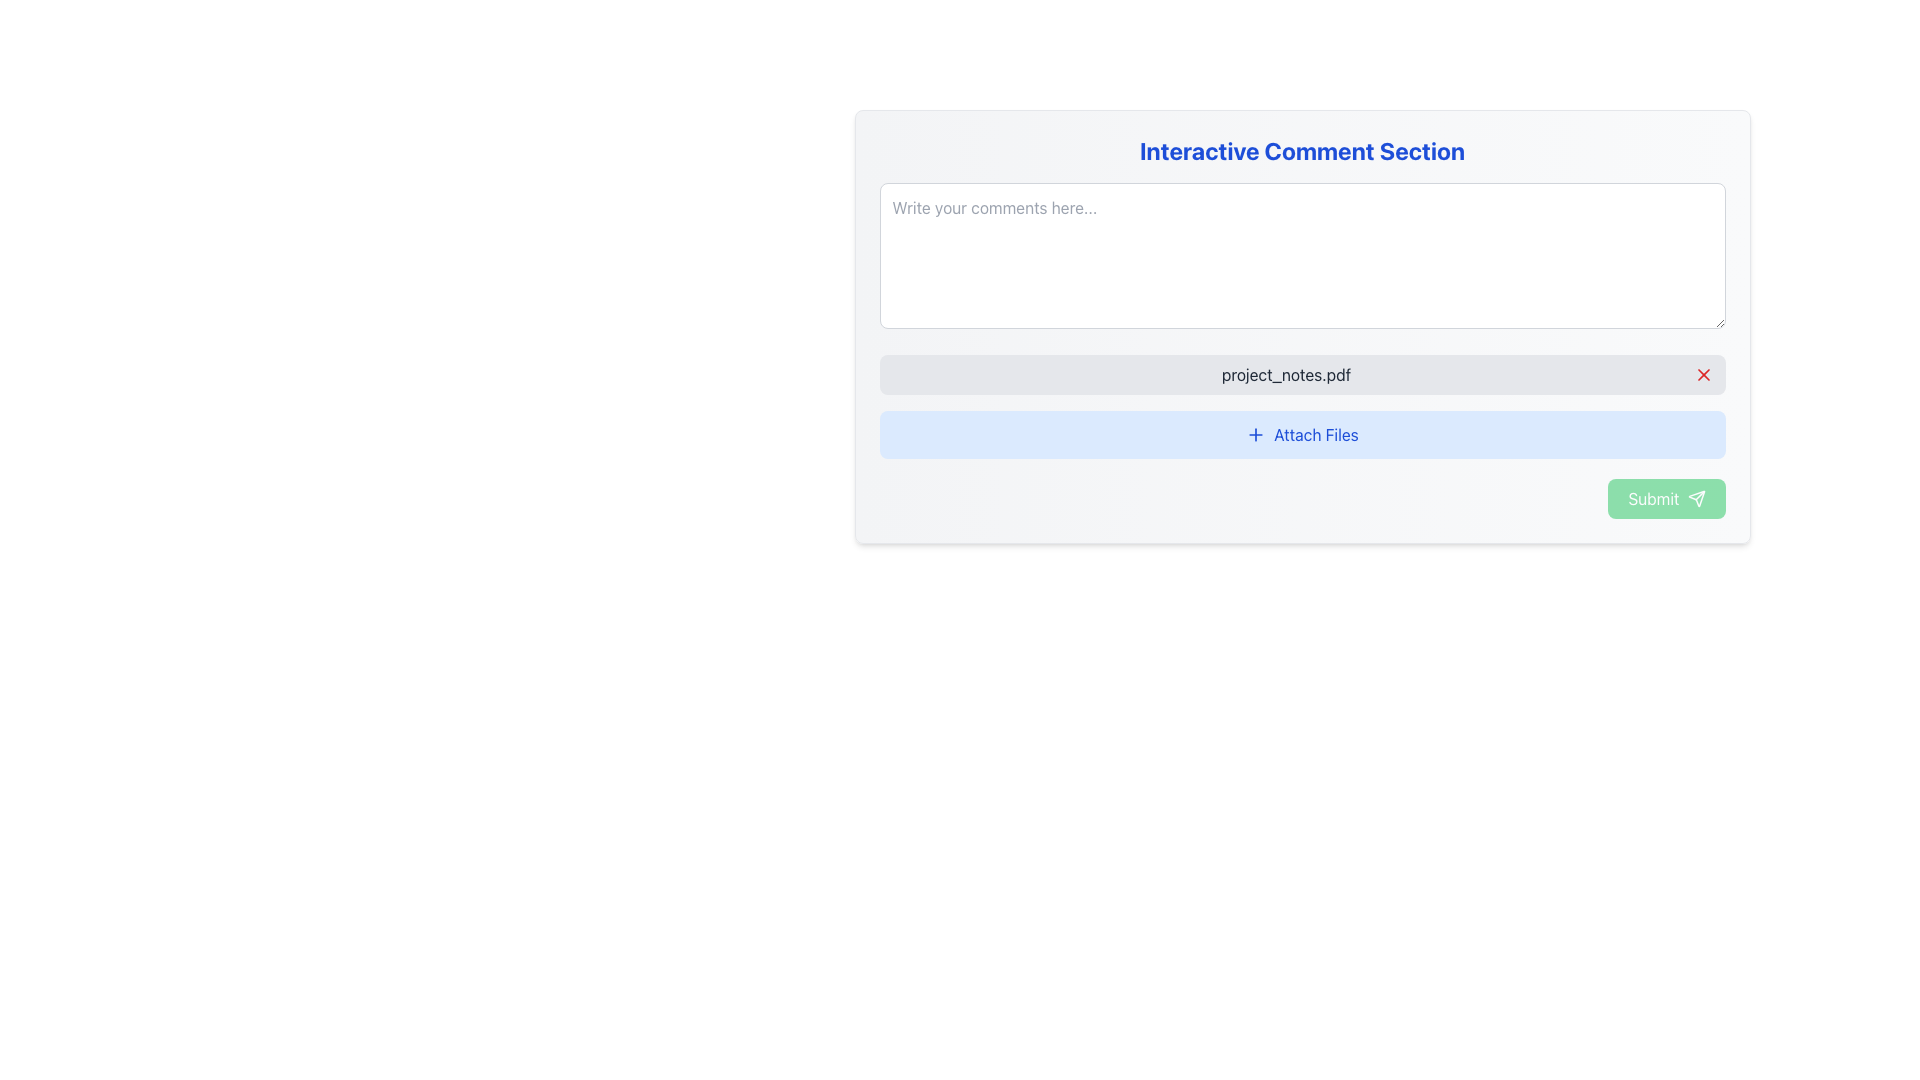 This screenshot has height=1080, width=1920. What do you see at coordinates (1255, 434) in the screenshot?
I see `the icon in the 'Attach Files' button` at bounding box center [1255, 434].